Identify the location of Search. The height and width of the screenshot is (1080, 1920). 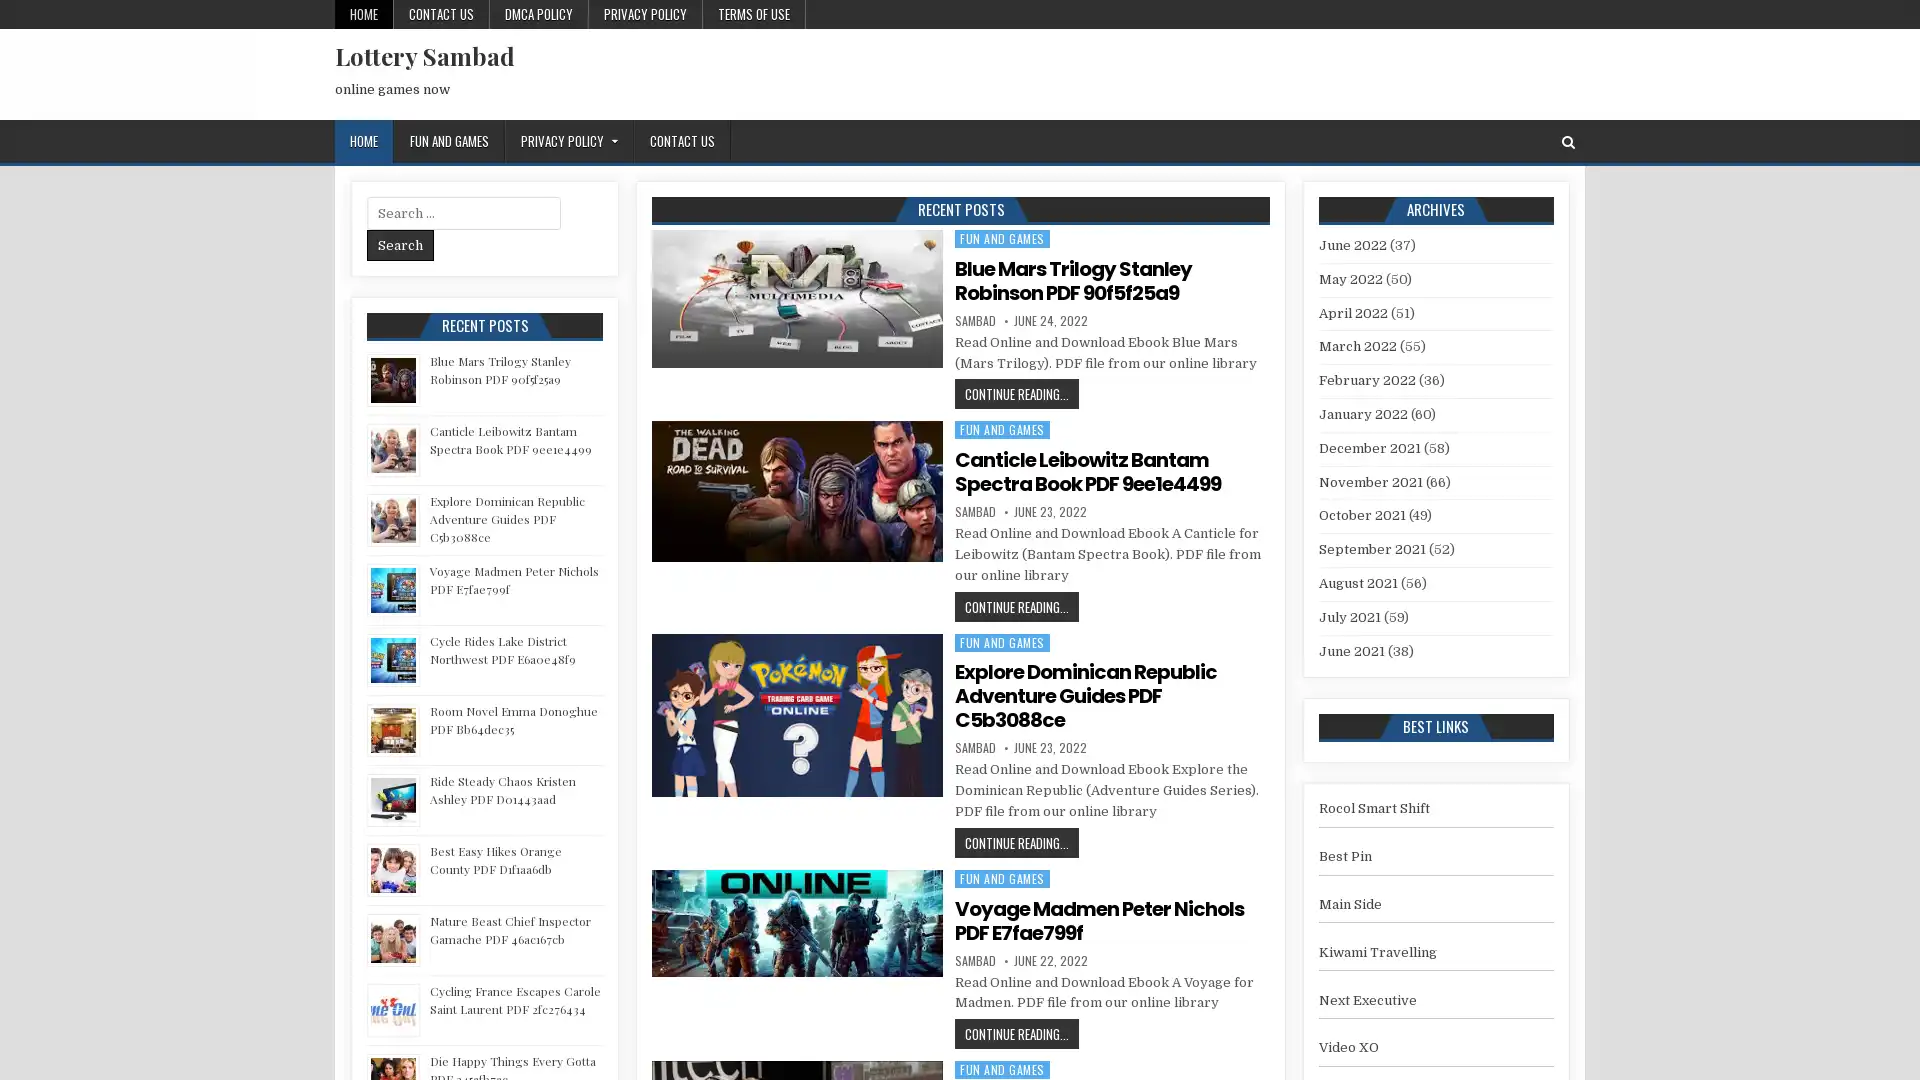
(400, 244).